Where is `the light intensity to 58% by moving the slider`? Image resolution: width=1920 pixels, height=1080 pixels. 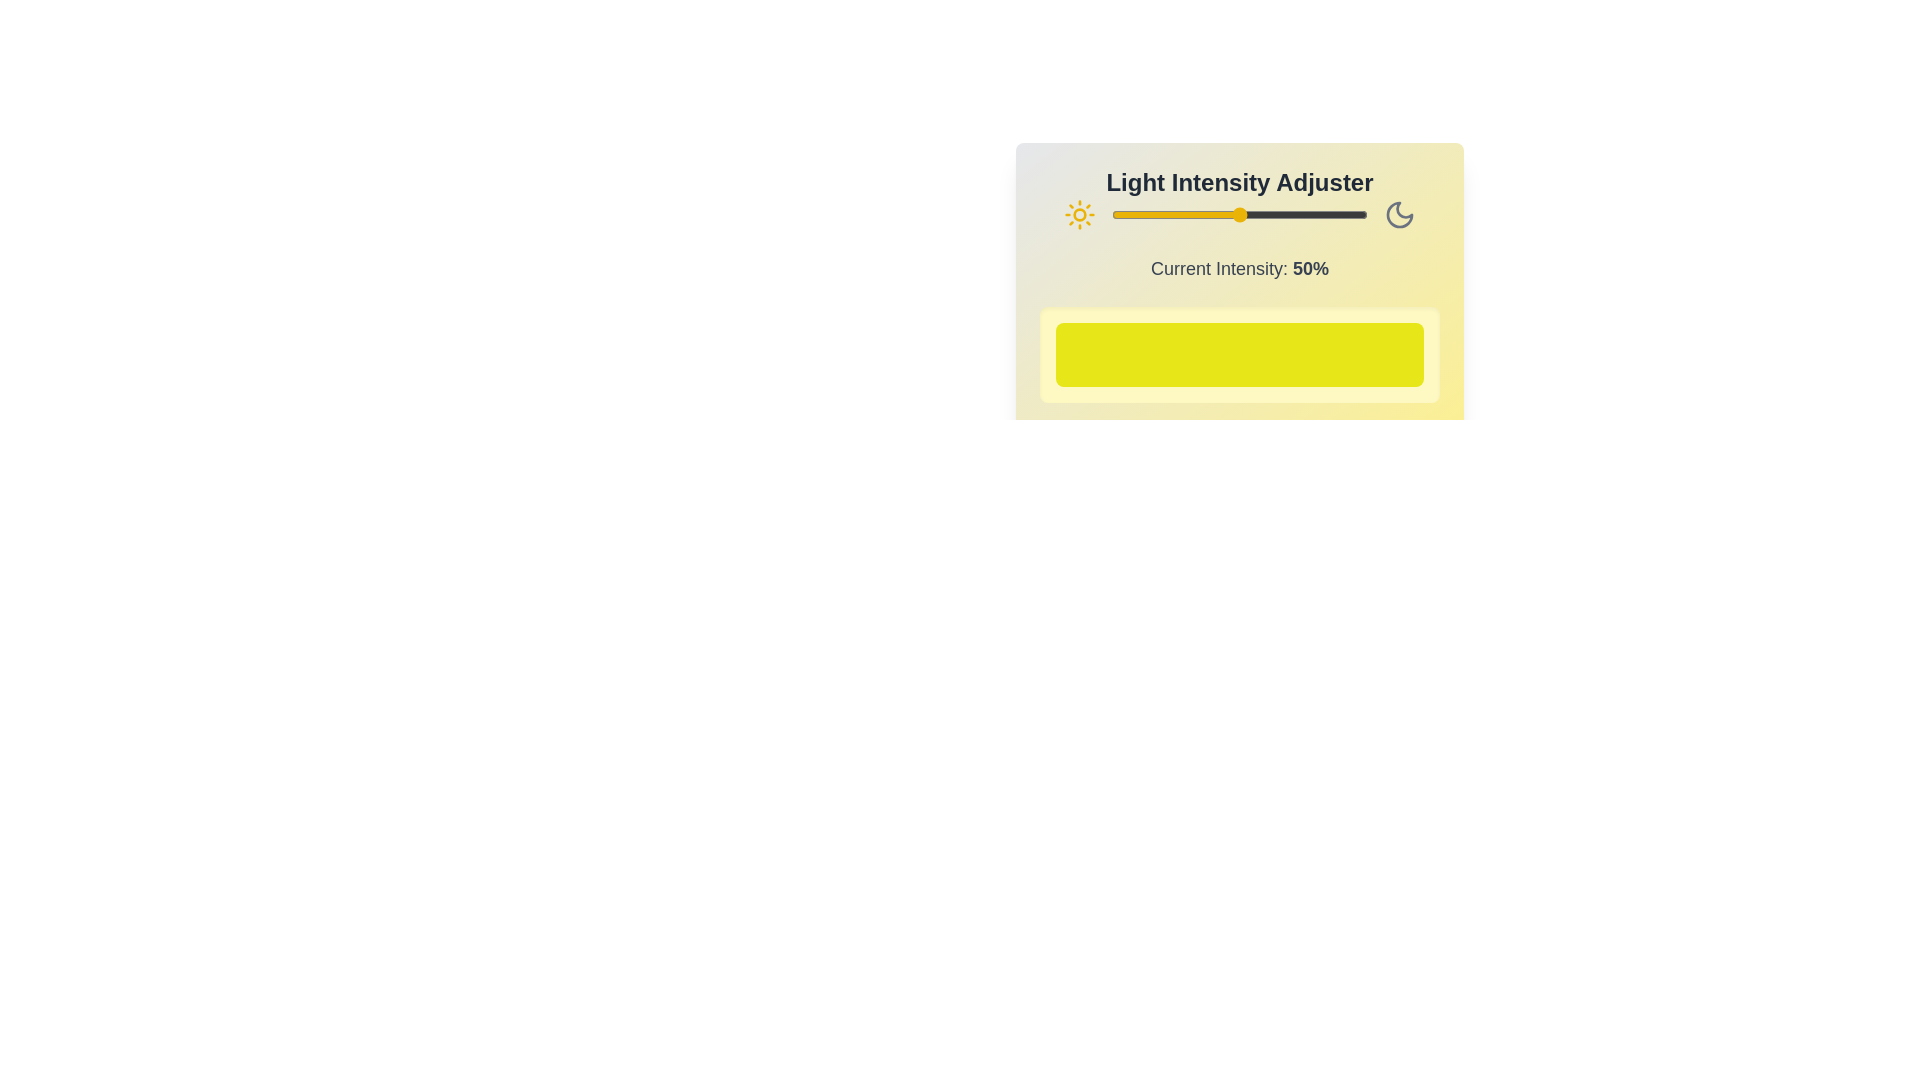
the light intensity to 58% by moving the slider is located at coordinates (1259, 215).